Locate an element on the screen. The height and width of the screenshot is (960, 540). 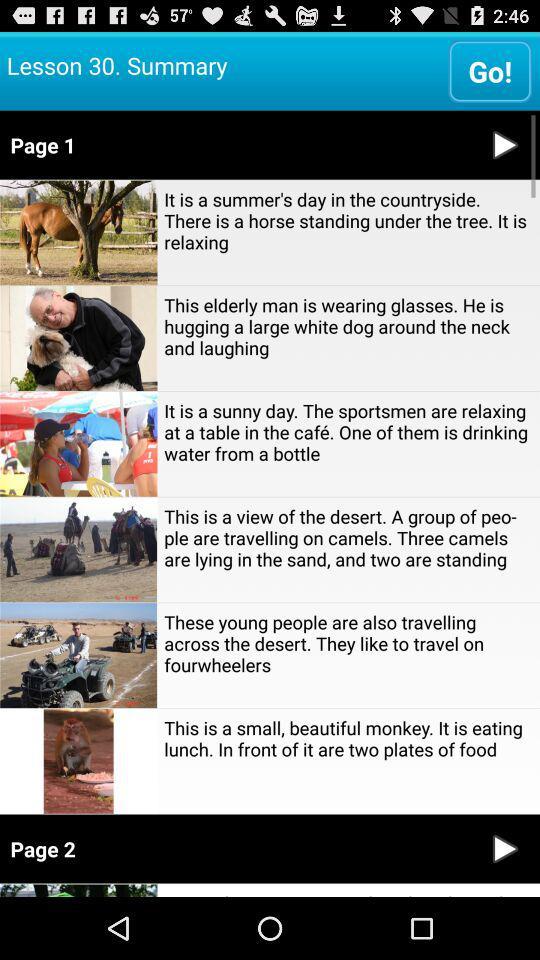
the icon next to the lesson 30. summary app is located at coordinates (489, 70).